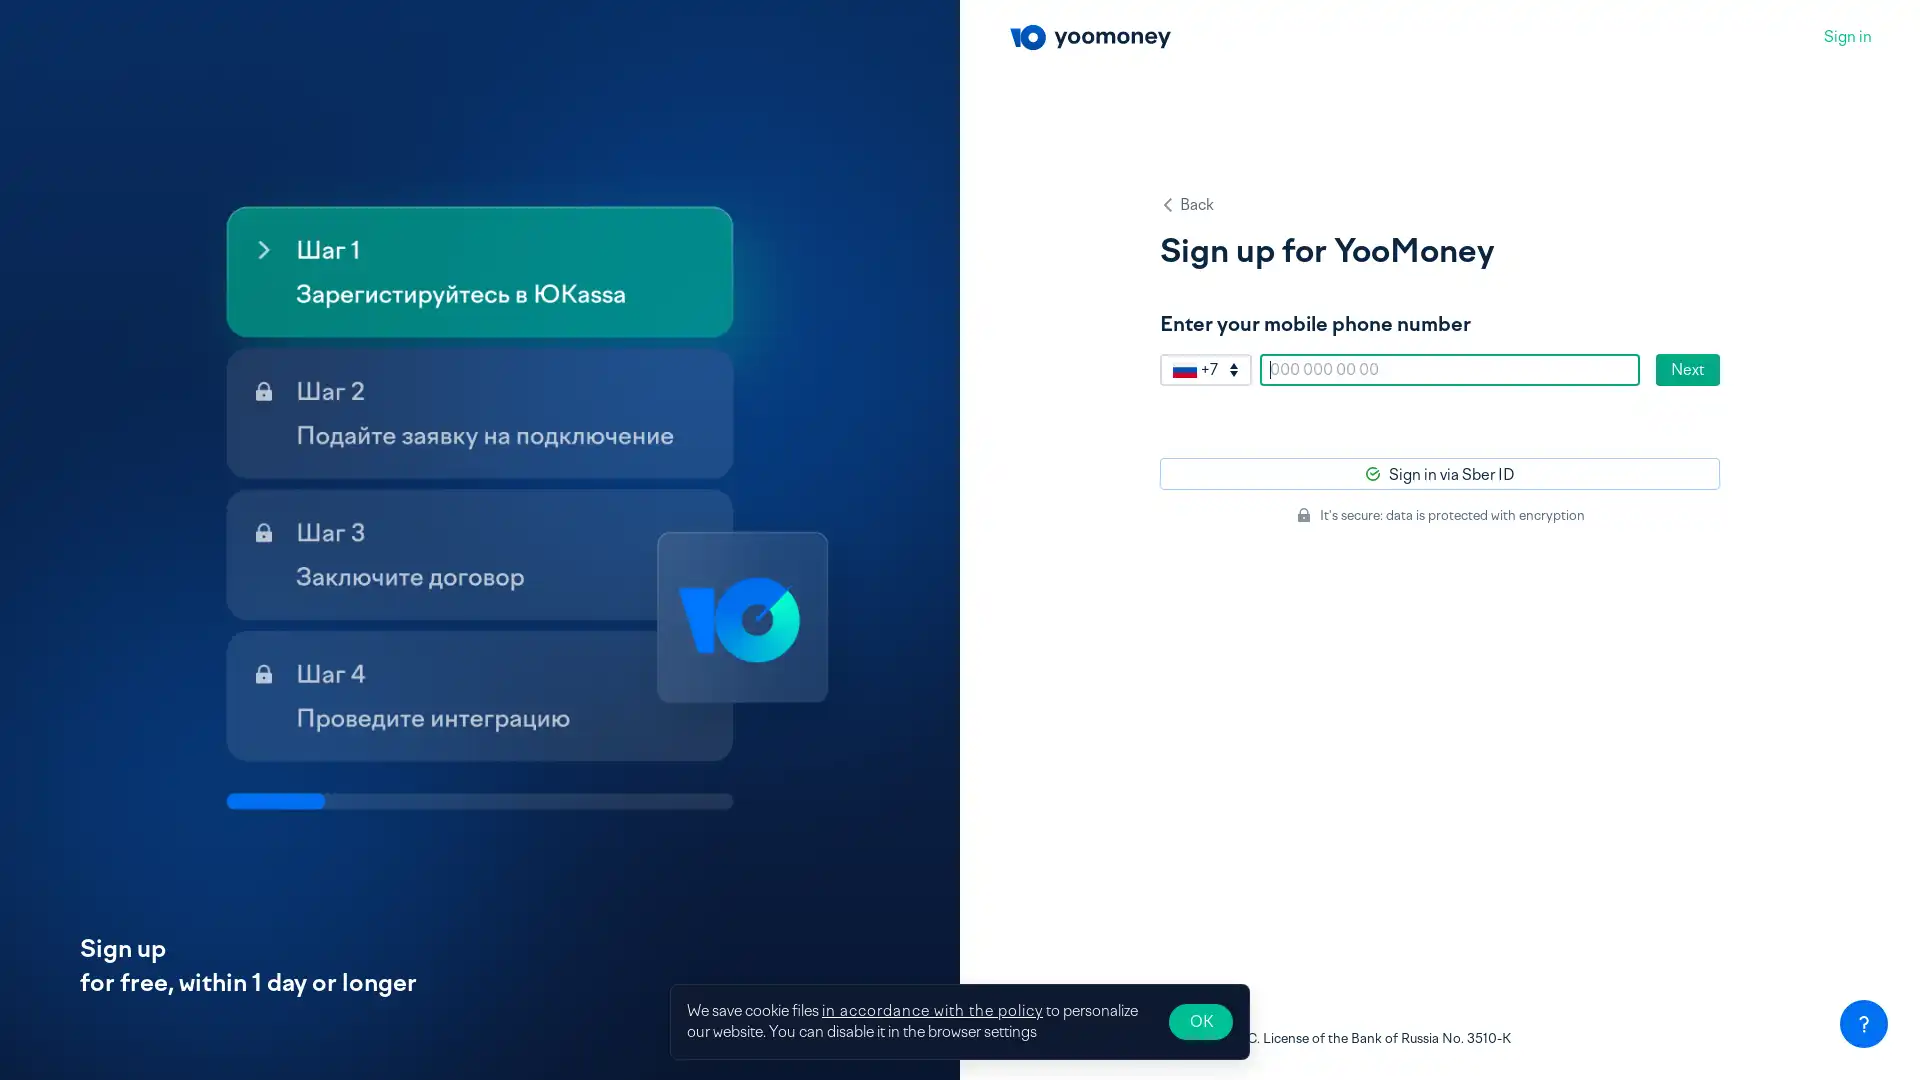 The height and width of the screenshot is (1080, 1920). I want to click on OK, so click(1200, 1022).